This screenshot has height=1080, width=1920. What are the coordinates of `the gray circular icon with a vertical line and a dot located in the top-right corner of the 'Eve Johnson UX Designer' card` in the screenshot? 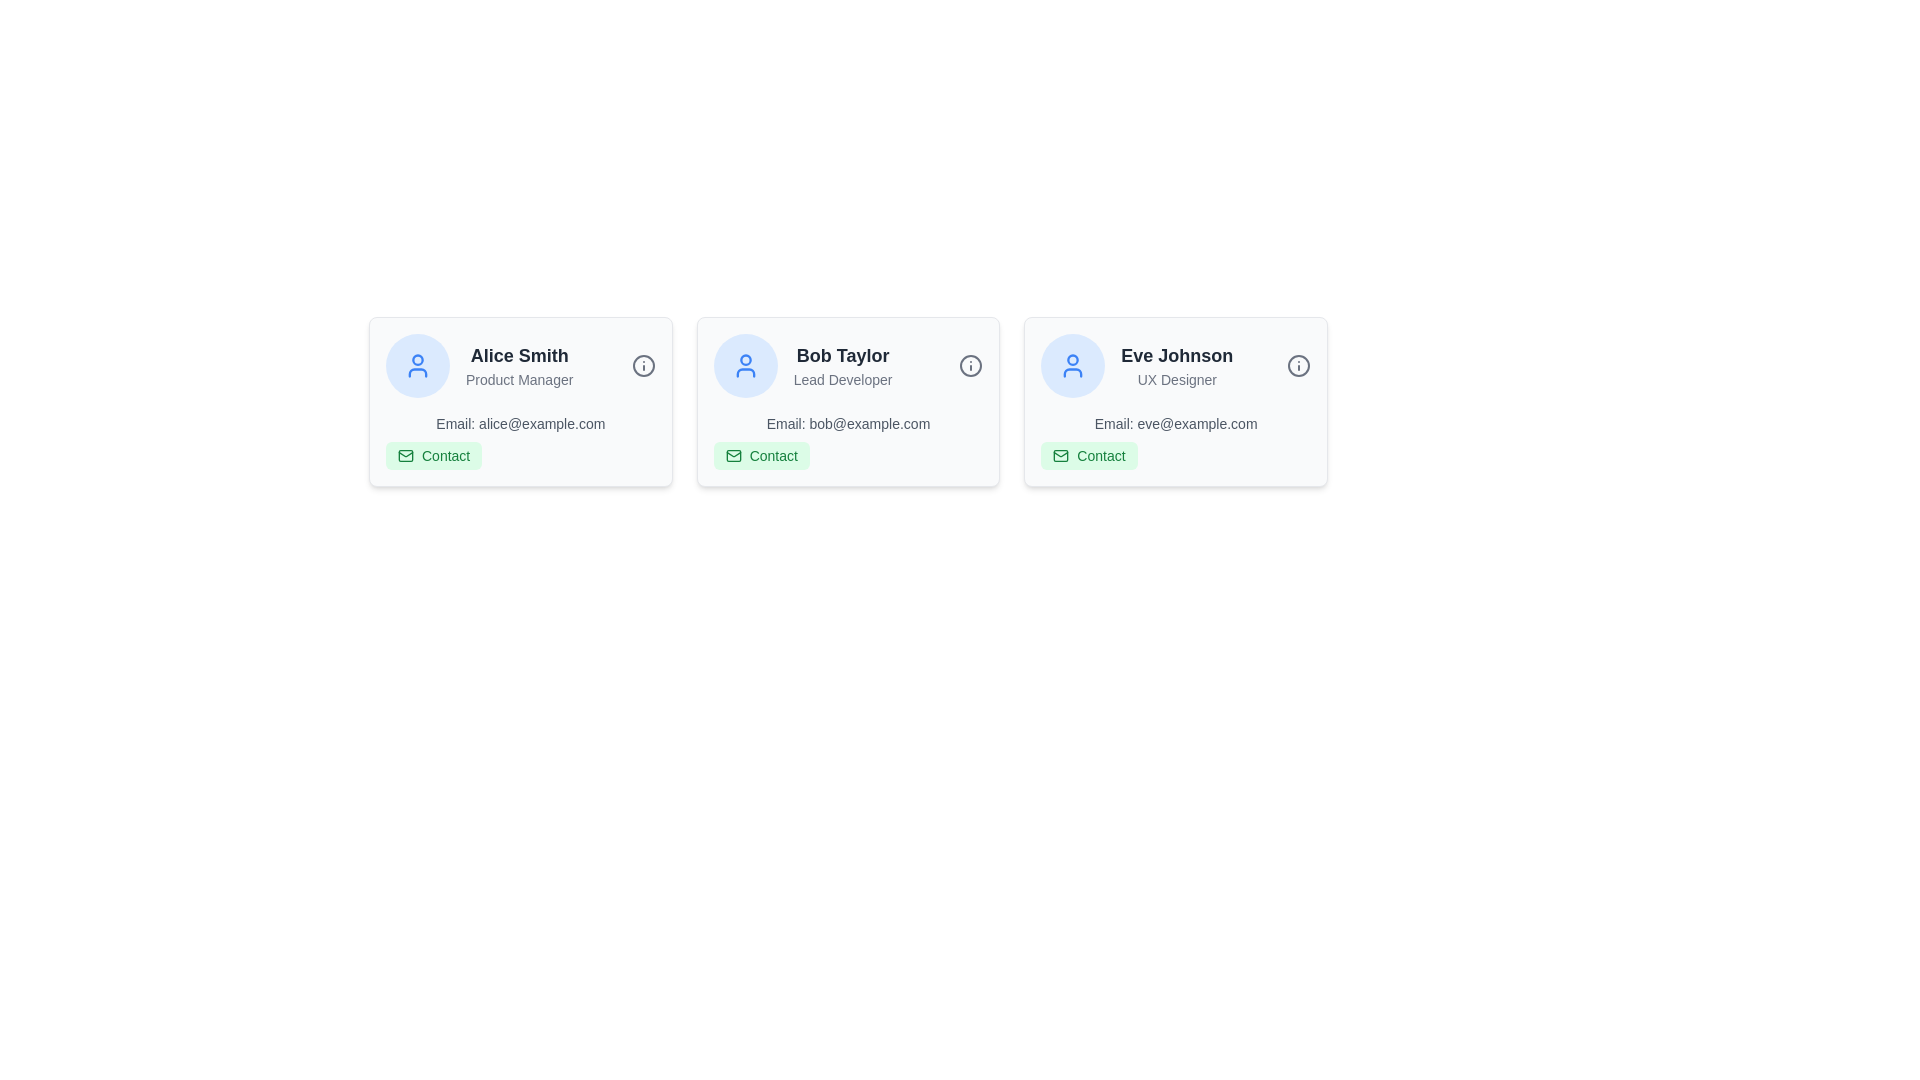 It's located at (1299, 366).